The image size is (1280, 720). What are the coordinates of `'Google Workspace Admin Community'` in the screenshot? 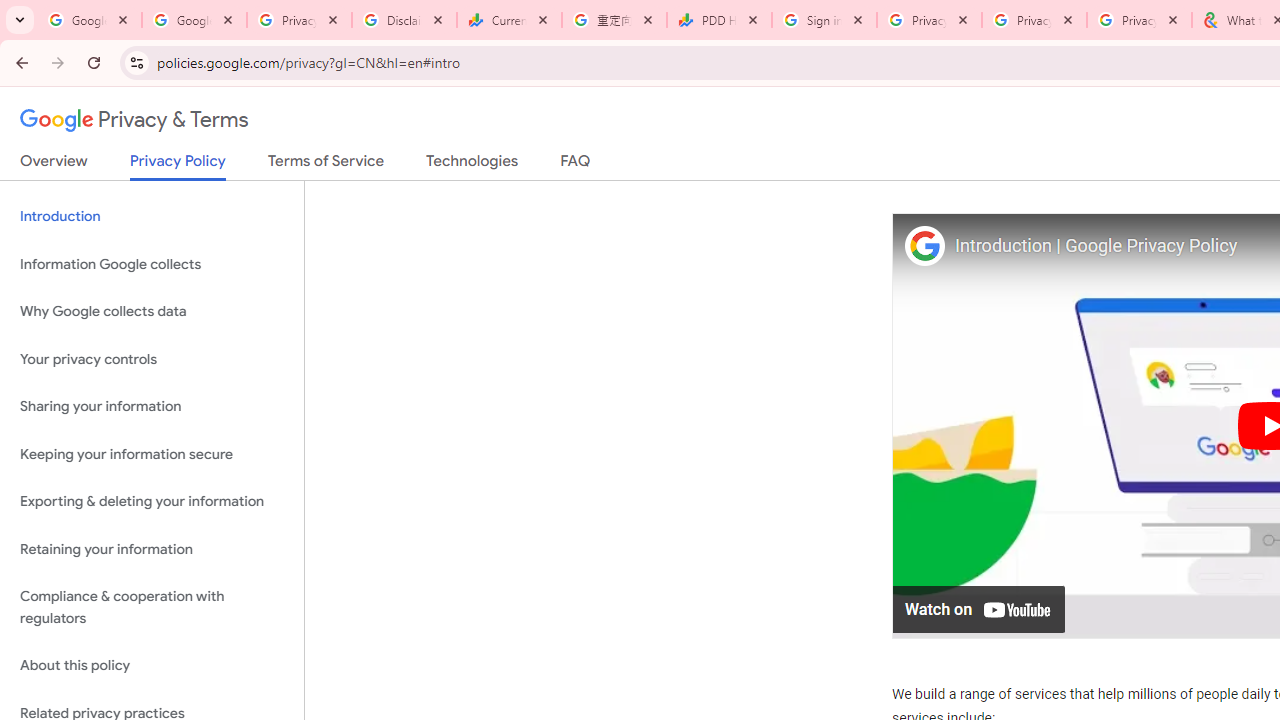 It's located at (88, 20).